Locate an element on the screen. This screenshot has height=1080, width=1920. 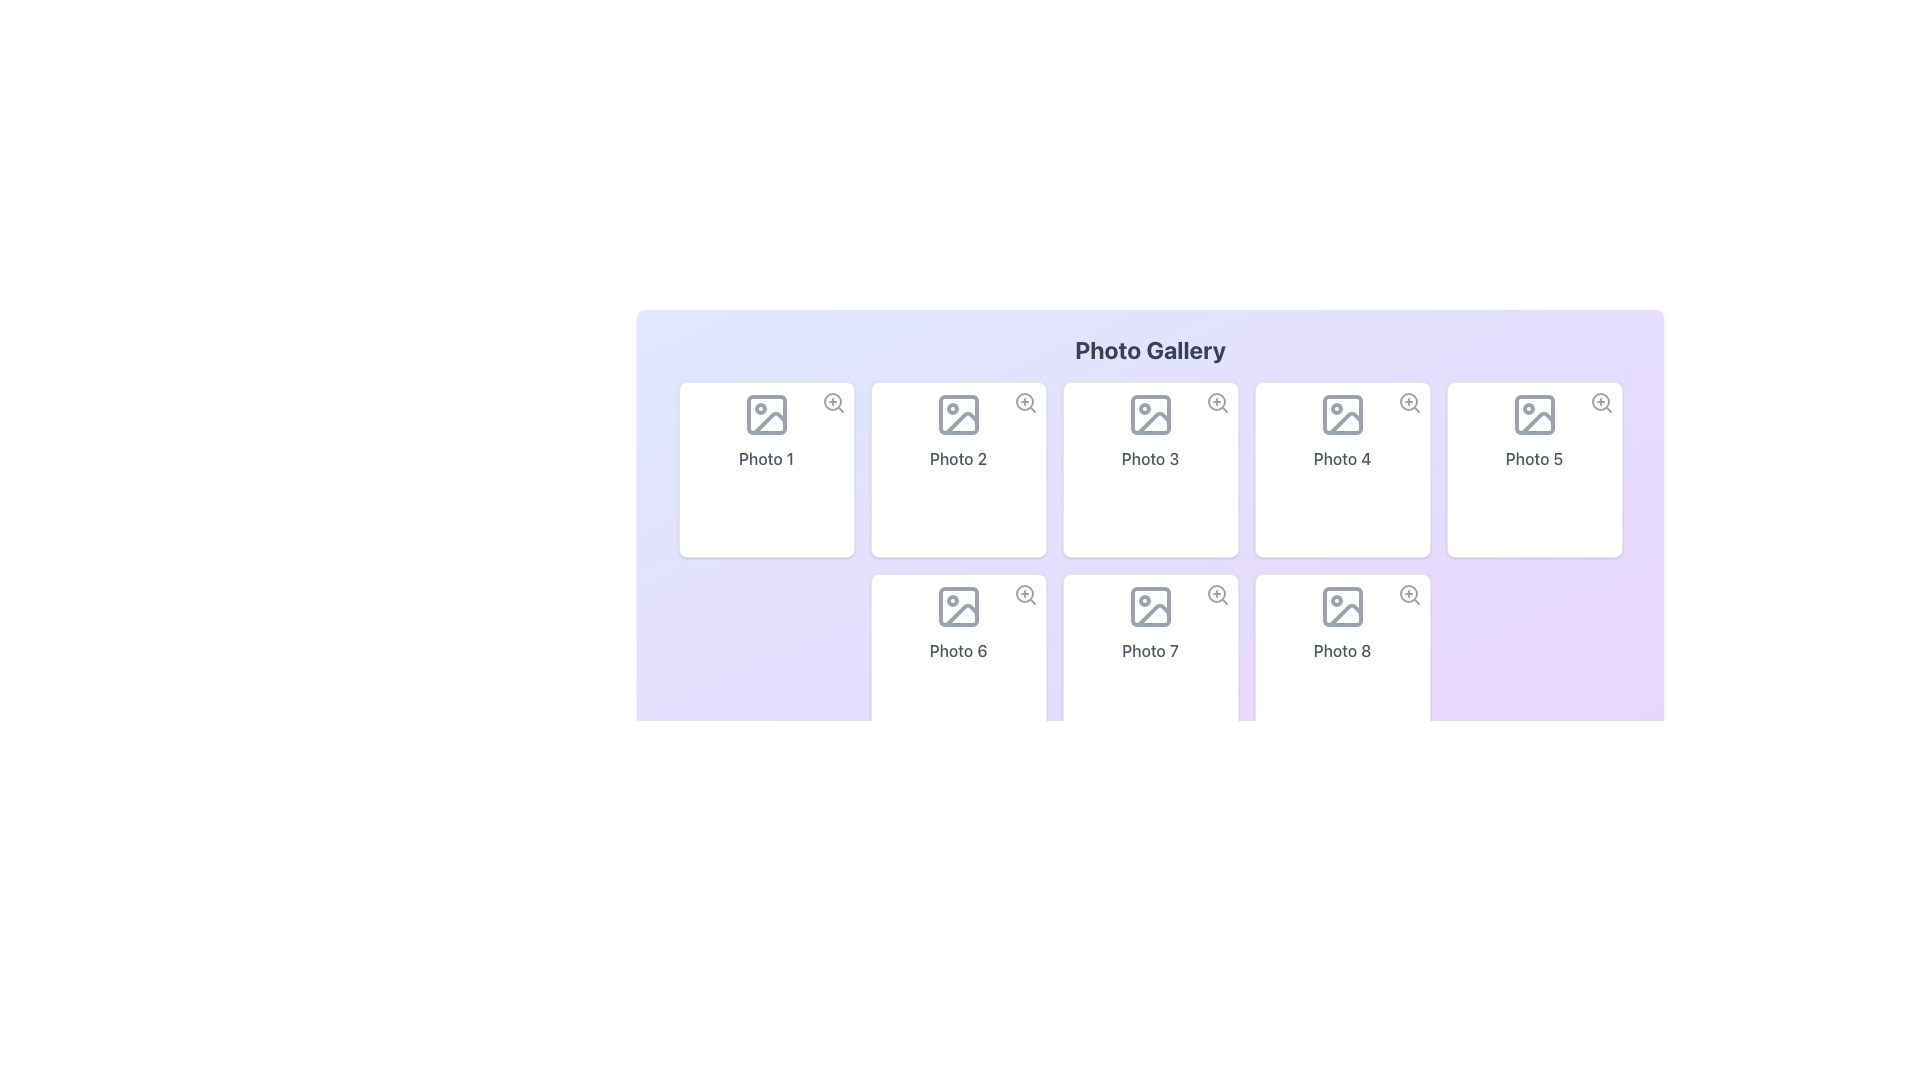
the card element labeled 'Photo 8', which is located in the second row and fourth column of the grid layout is located at coordinates (1342, 662).